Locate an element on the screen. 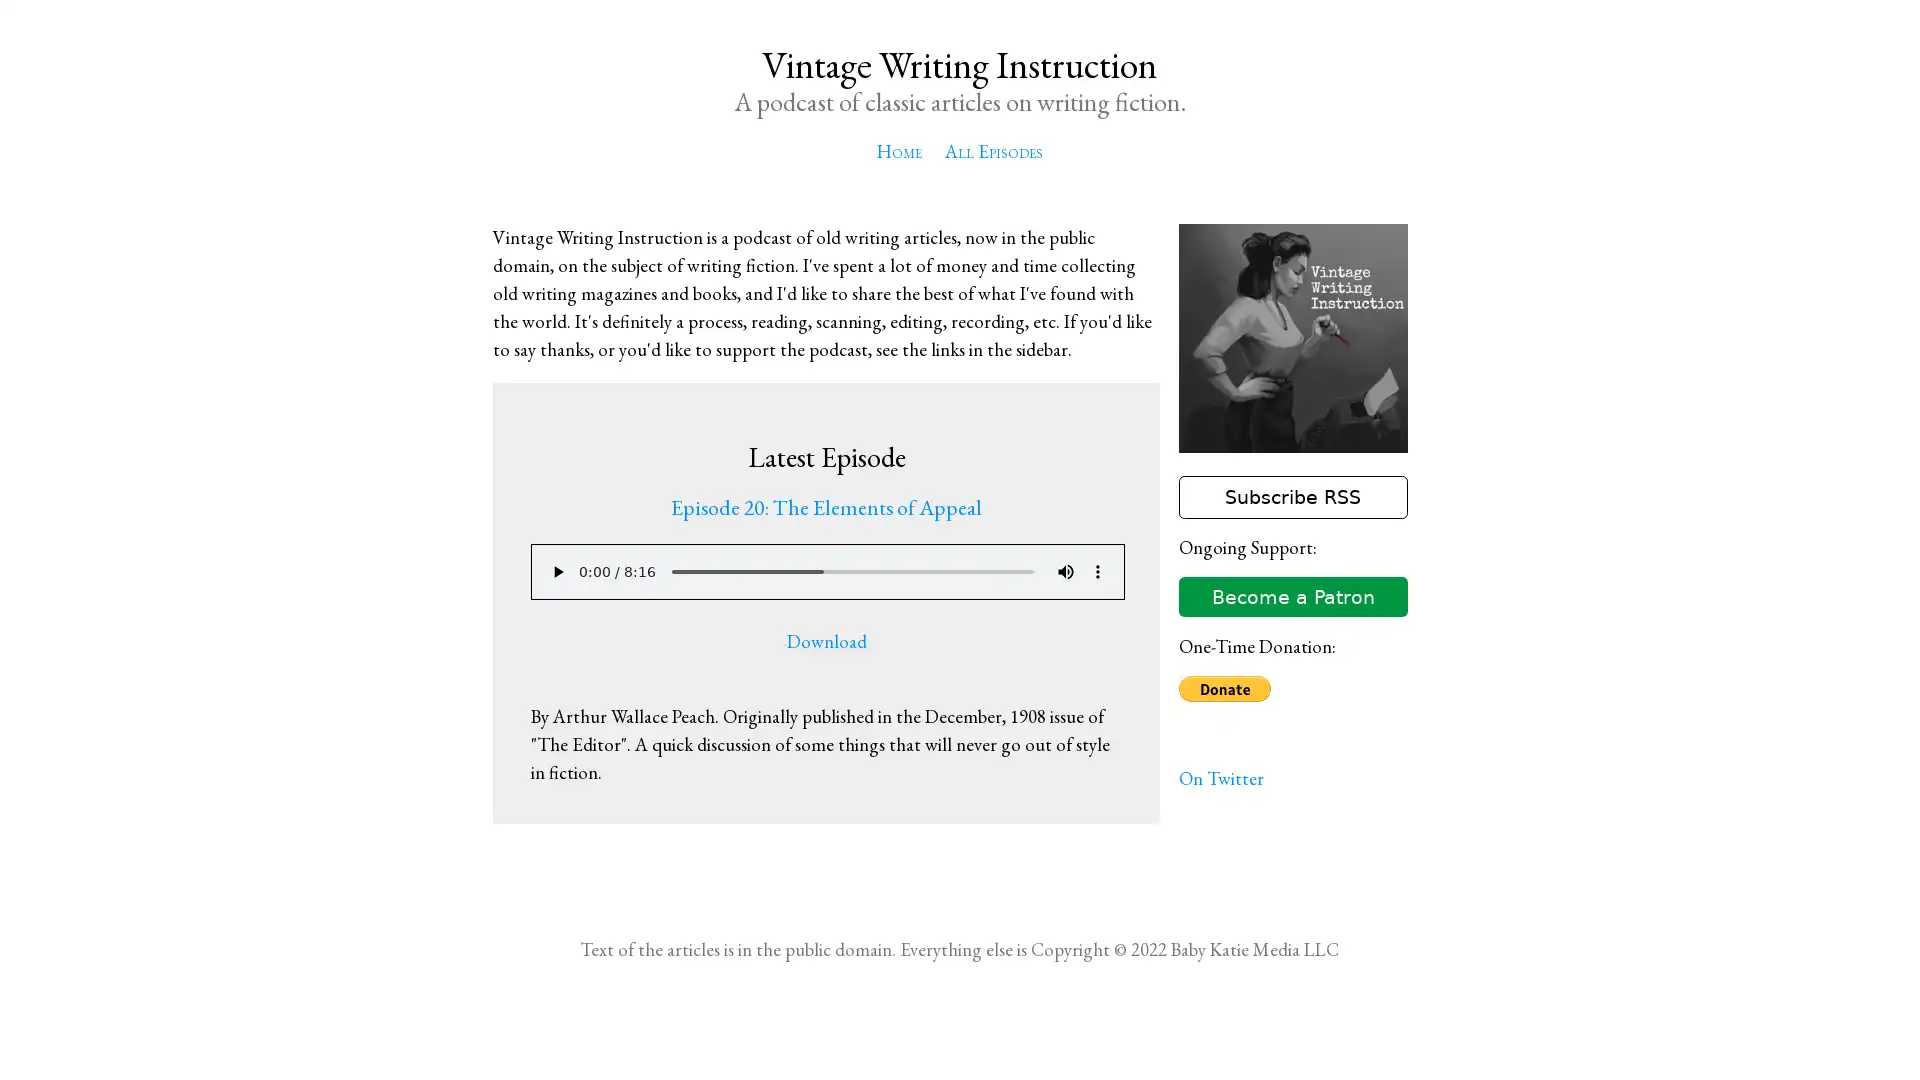  play is located at coordinates (556, 571).